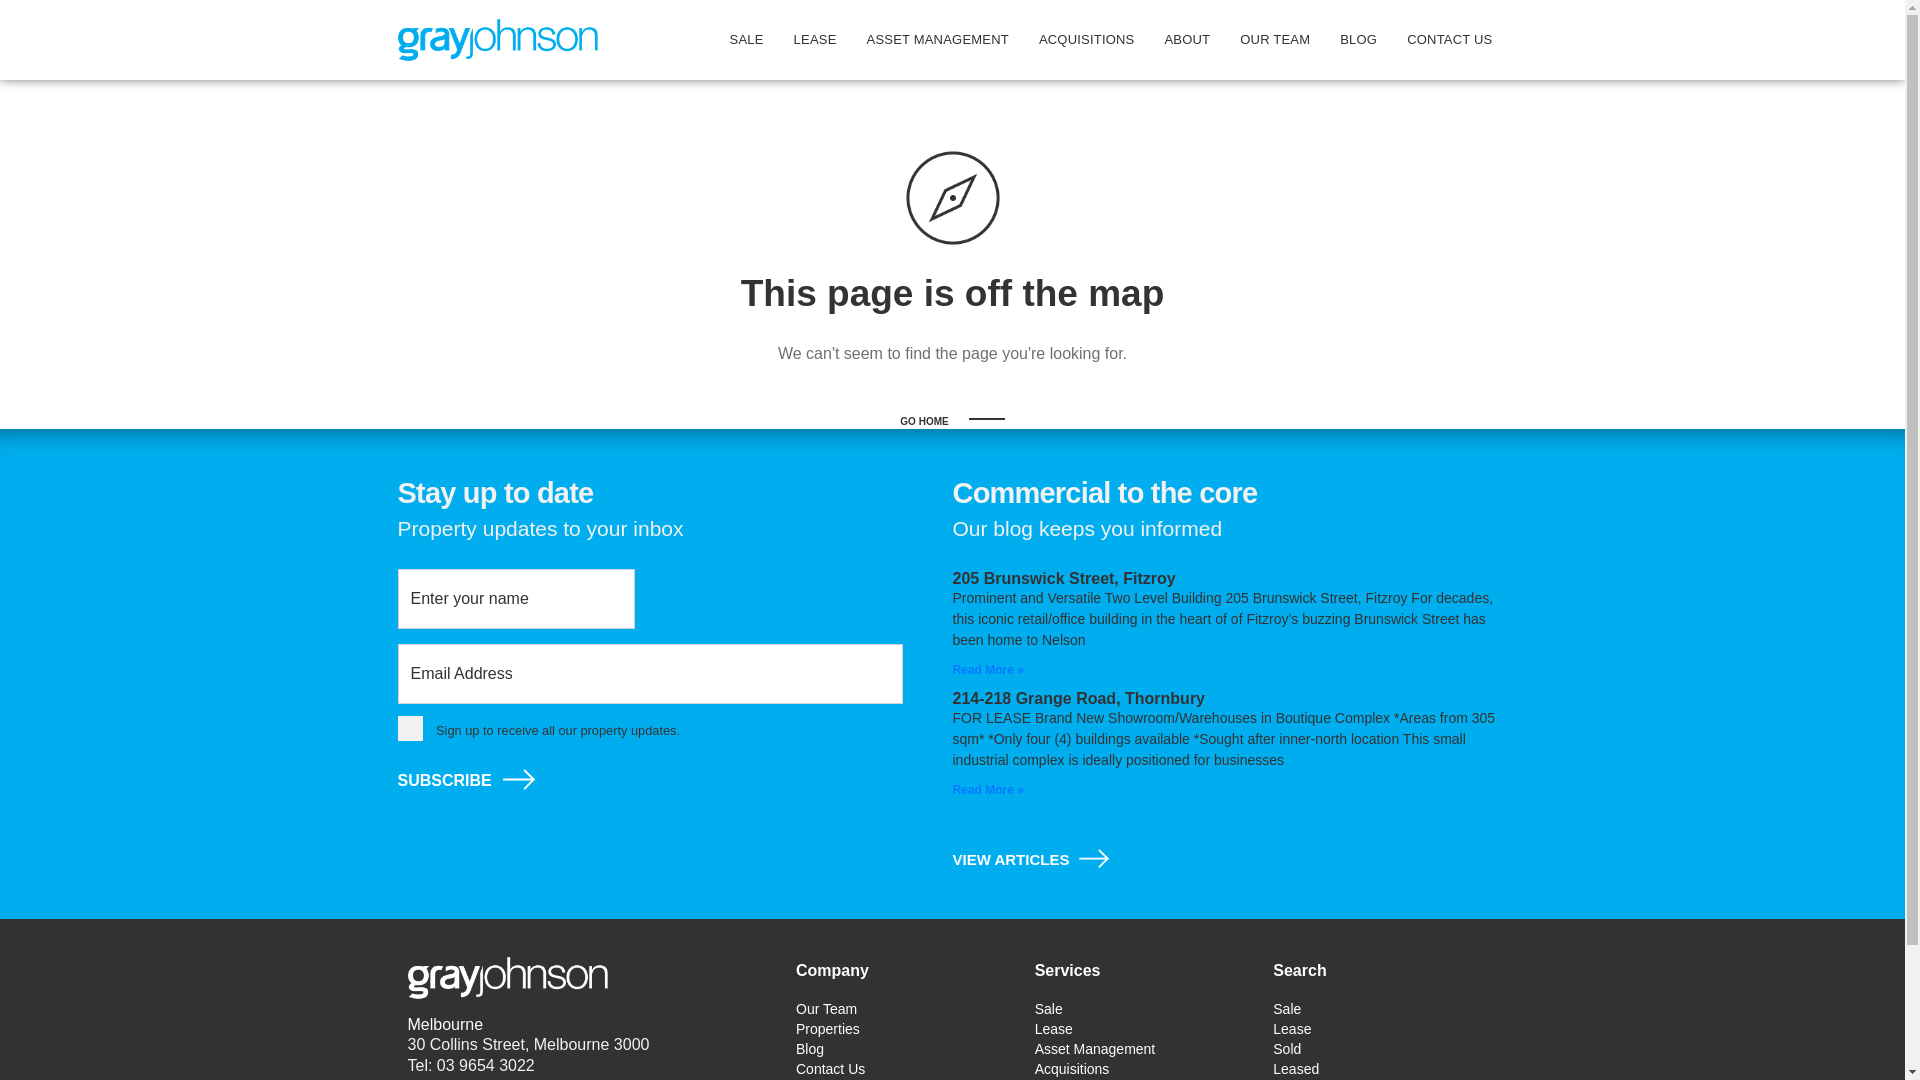 This screenshot has width=1920, height=1080. What do you see at coordinates (795, 1029) in the screenshot?
I see `'Properties'` at bounding box center [795, 1029].